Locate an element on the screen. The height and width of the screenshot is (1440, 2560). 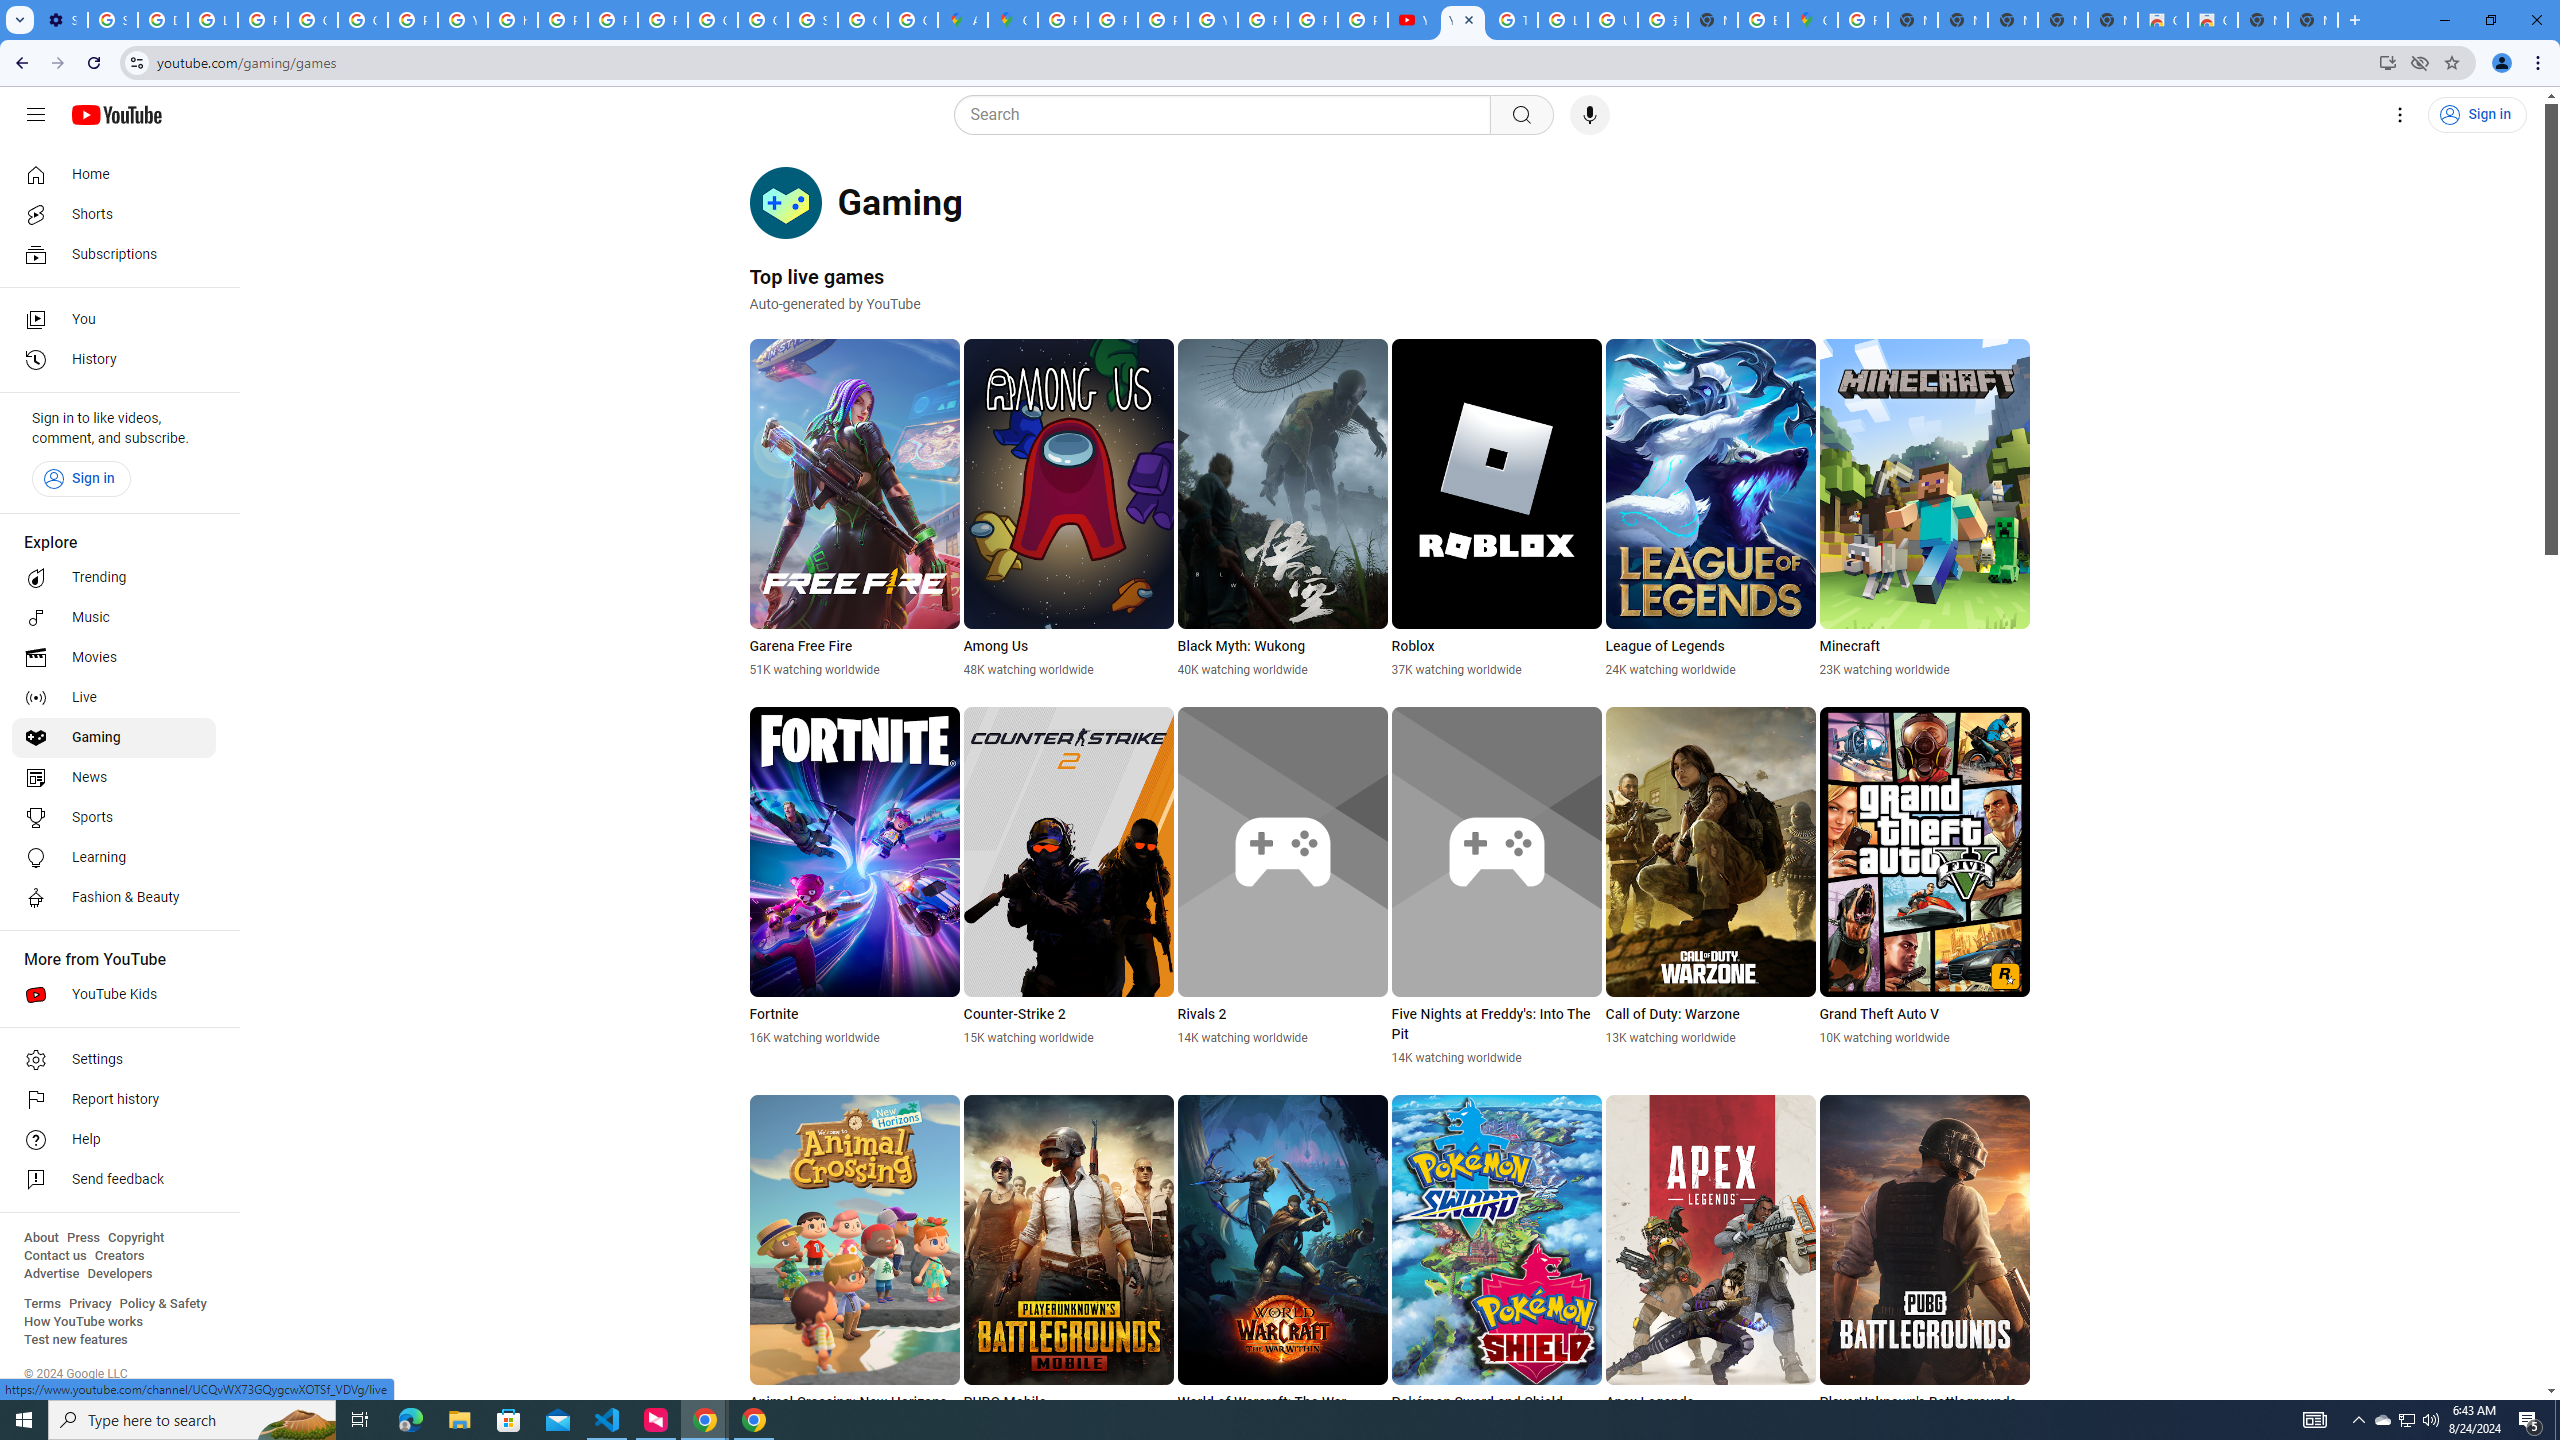
'Animal Crossing: New Horizons 8.7K watching worldwide' is located at coordinates (855, 1264).